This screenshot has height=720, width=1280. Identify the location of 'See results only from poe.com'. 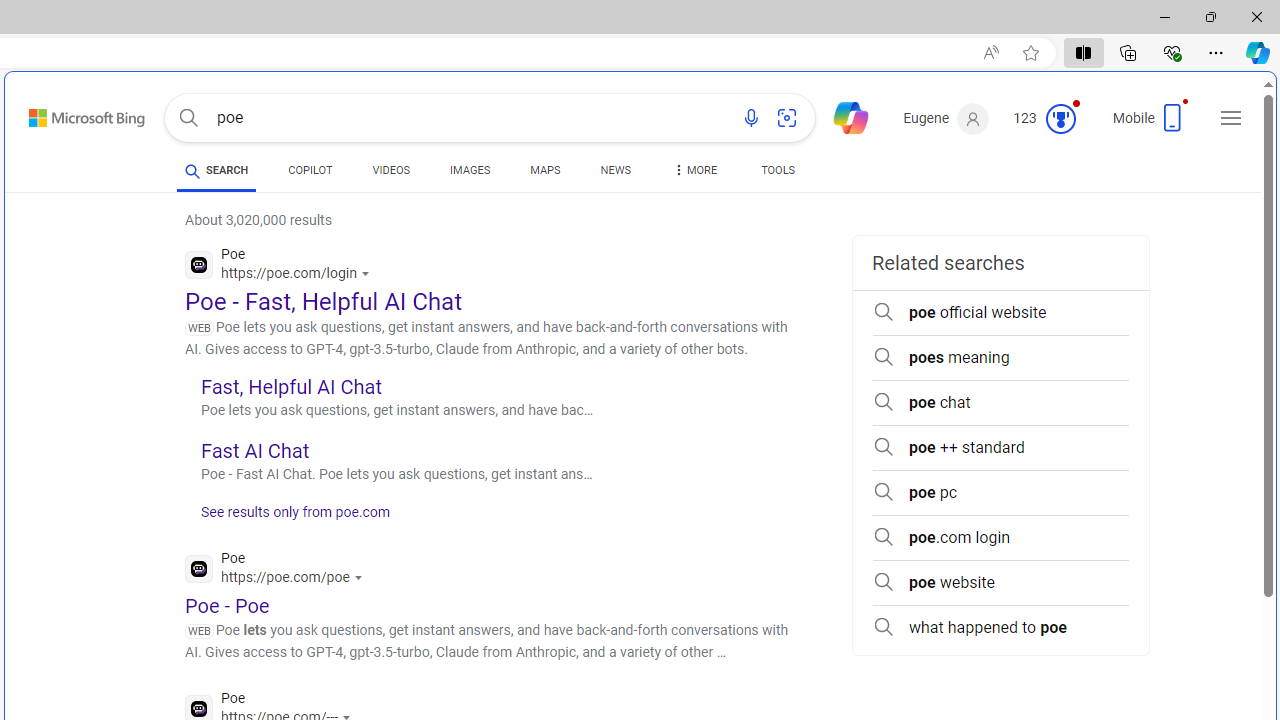
(287, 516).